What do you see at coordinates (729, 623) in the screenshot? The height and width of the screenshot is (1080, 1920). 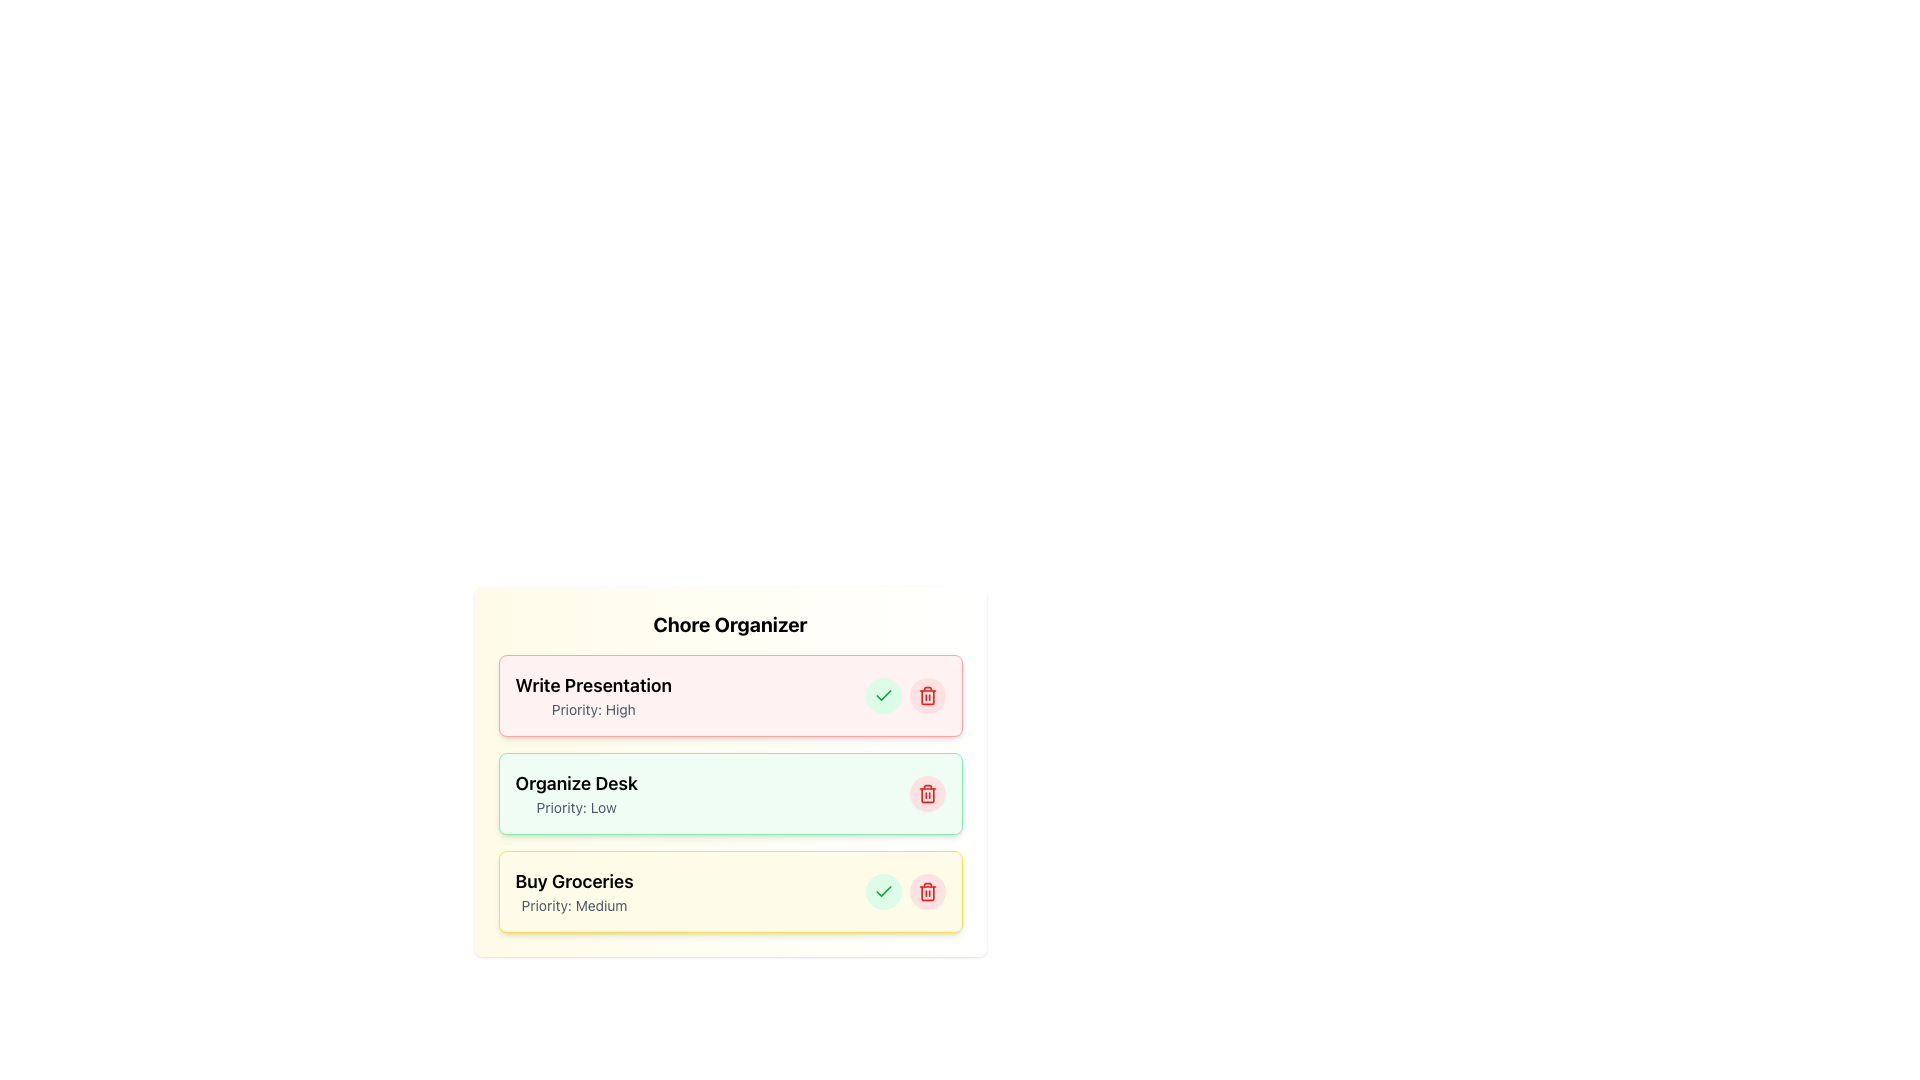 I see `the text label titled 'Chore Organizer' located in the header section of the card layout, which is centered above the list of subtasks` at bounding box center [729, 623].